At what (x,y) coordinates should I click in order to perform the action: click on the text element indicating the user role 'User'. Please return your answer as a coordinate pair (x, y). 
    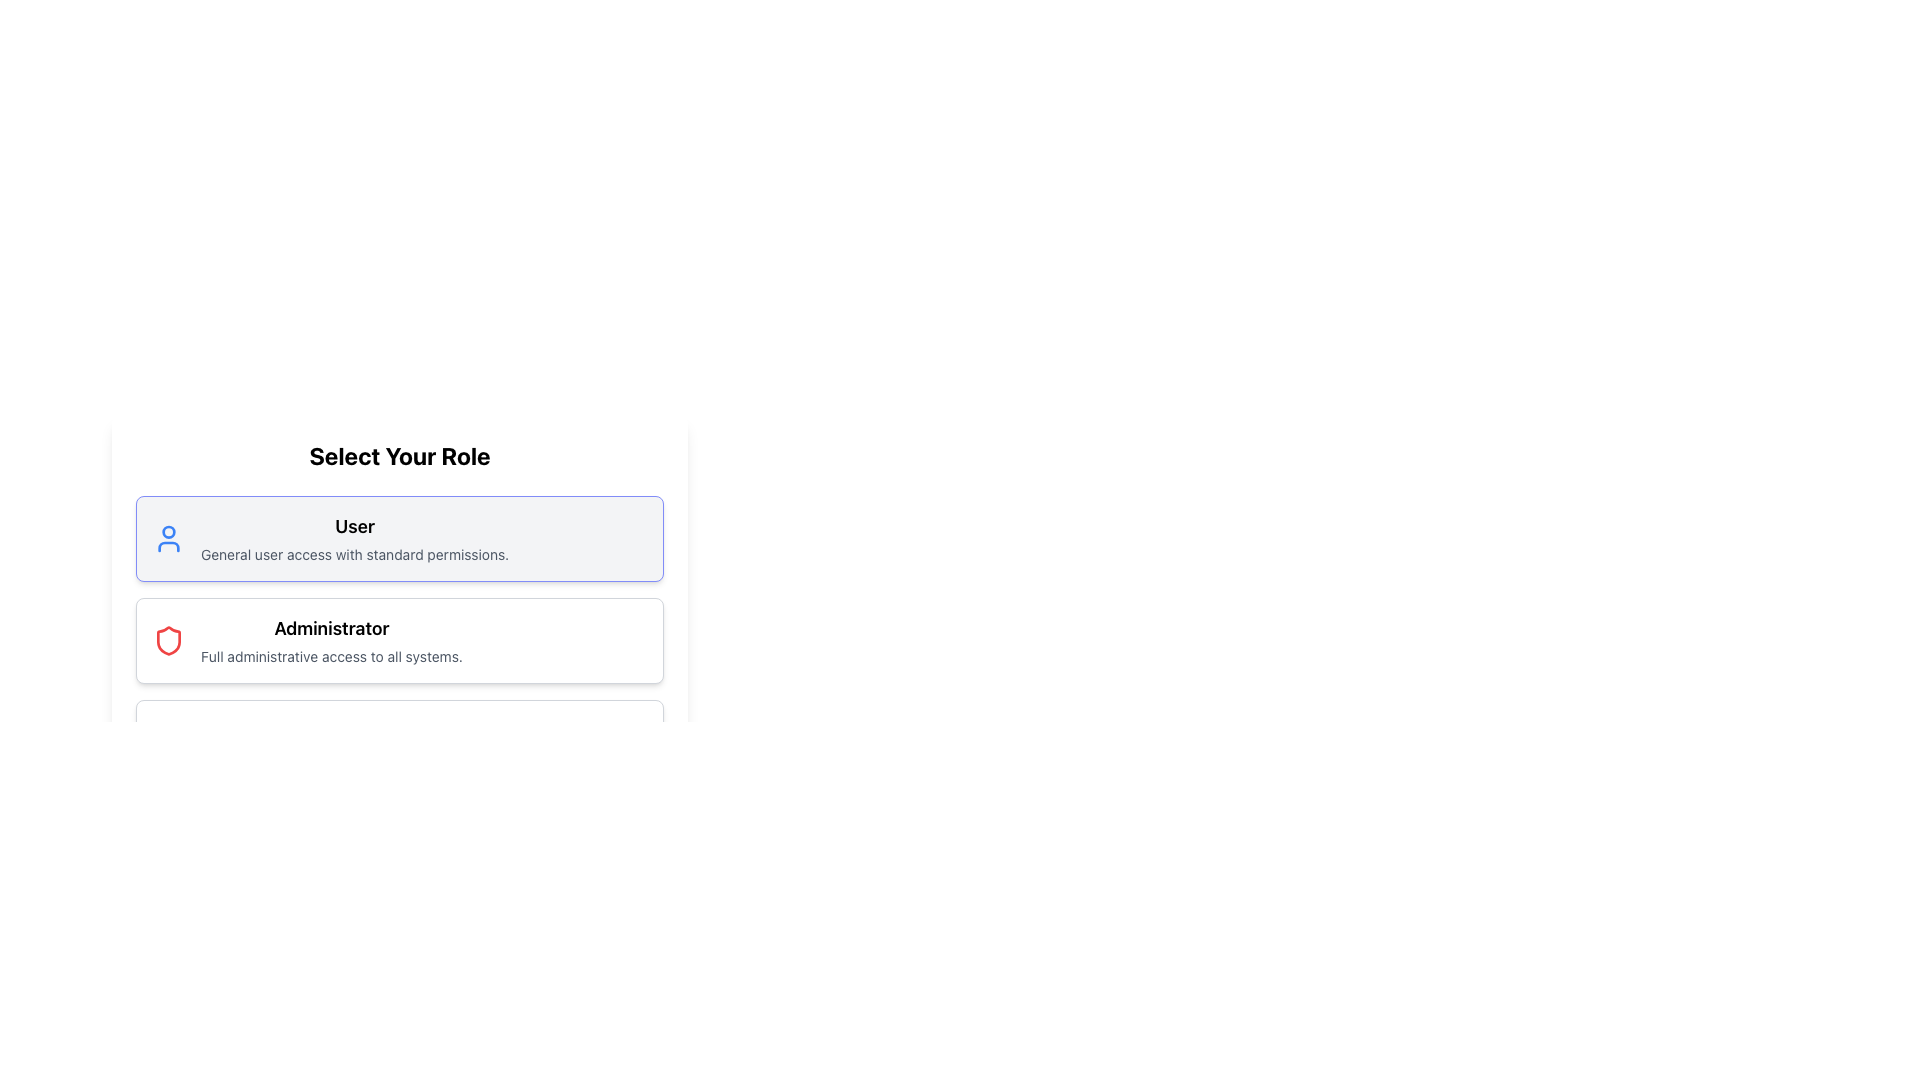
    Looking at the image, I should click on (355, 526).